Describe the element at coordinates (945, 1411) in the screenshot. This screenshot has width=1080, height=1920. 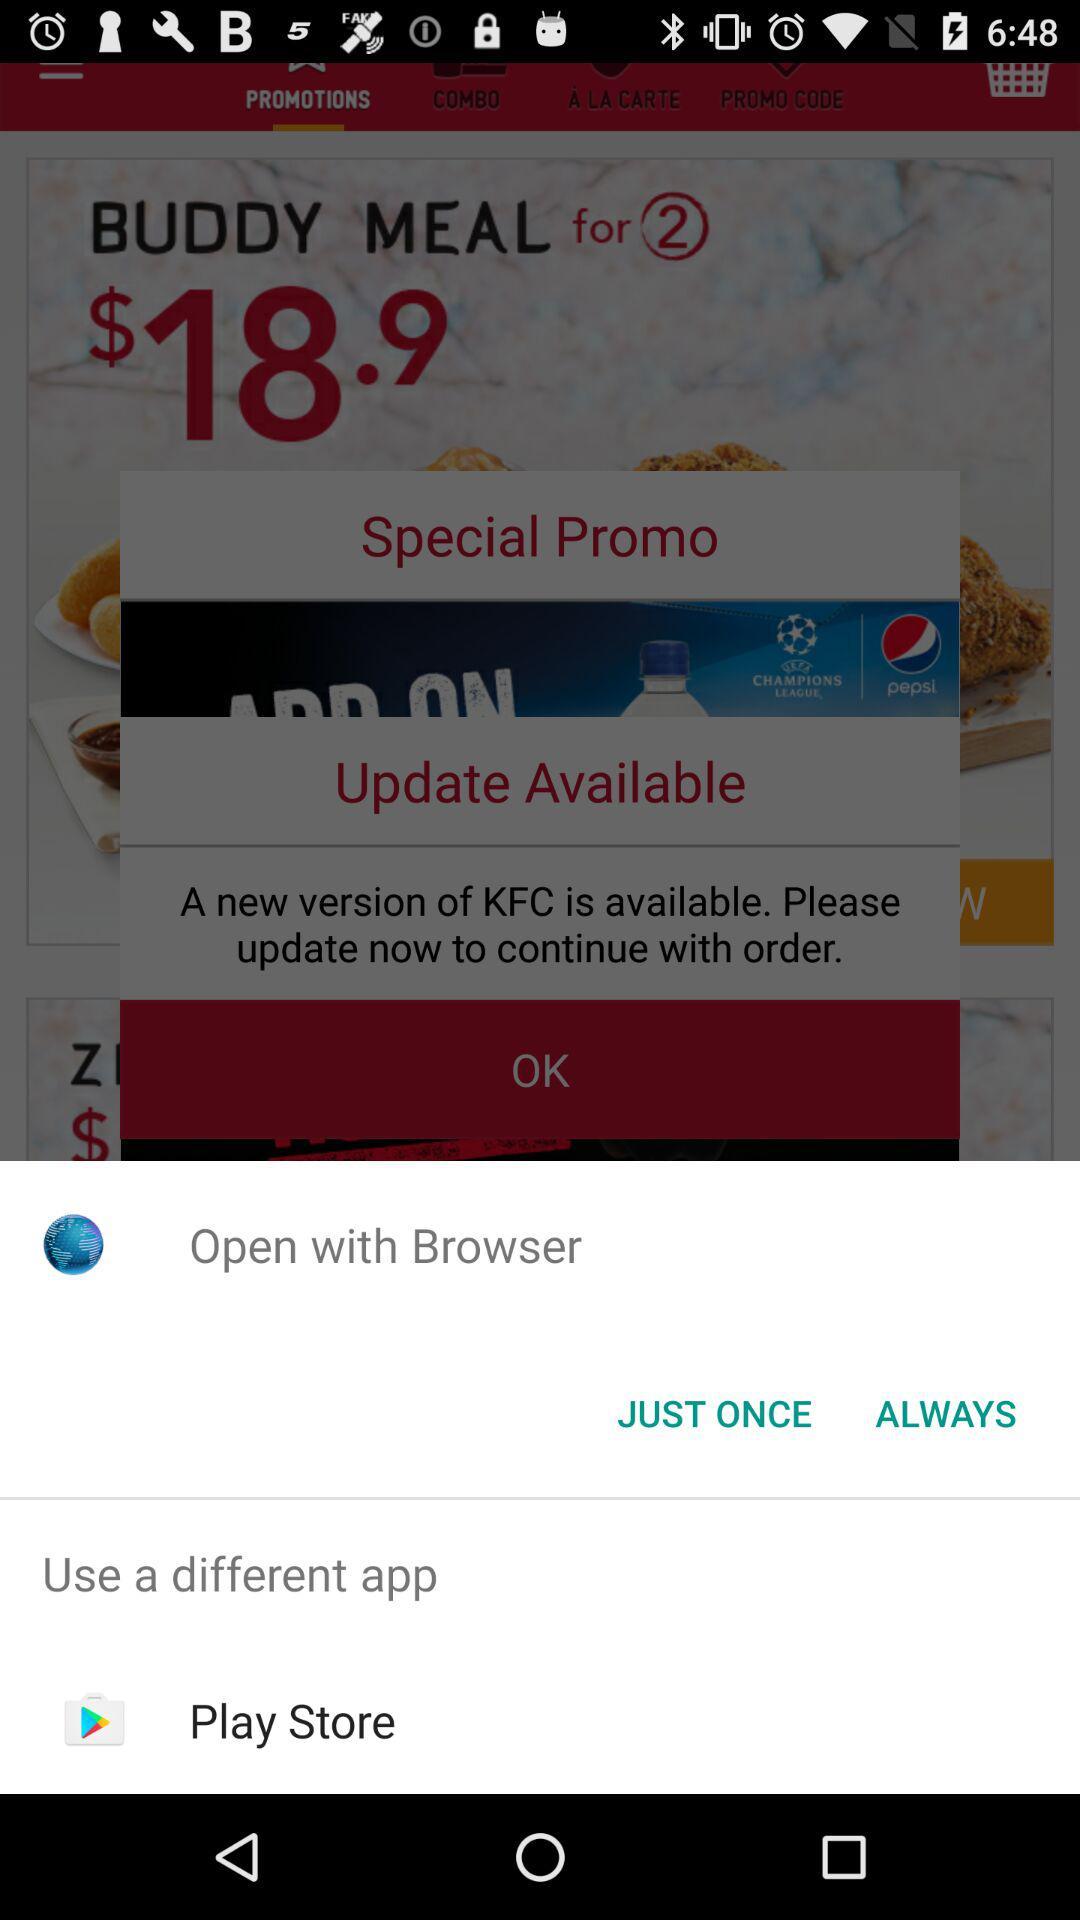
I see `the always icon` at that location.